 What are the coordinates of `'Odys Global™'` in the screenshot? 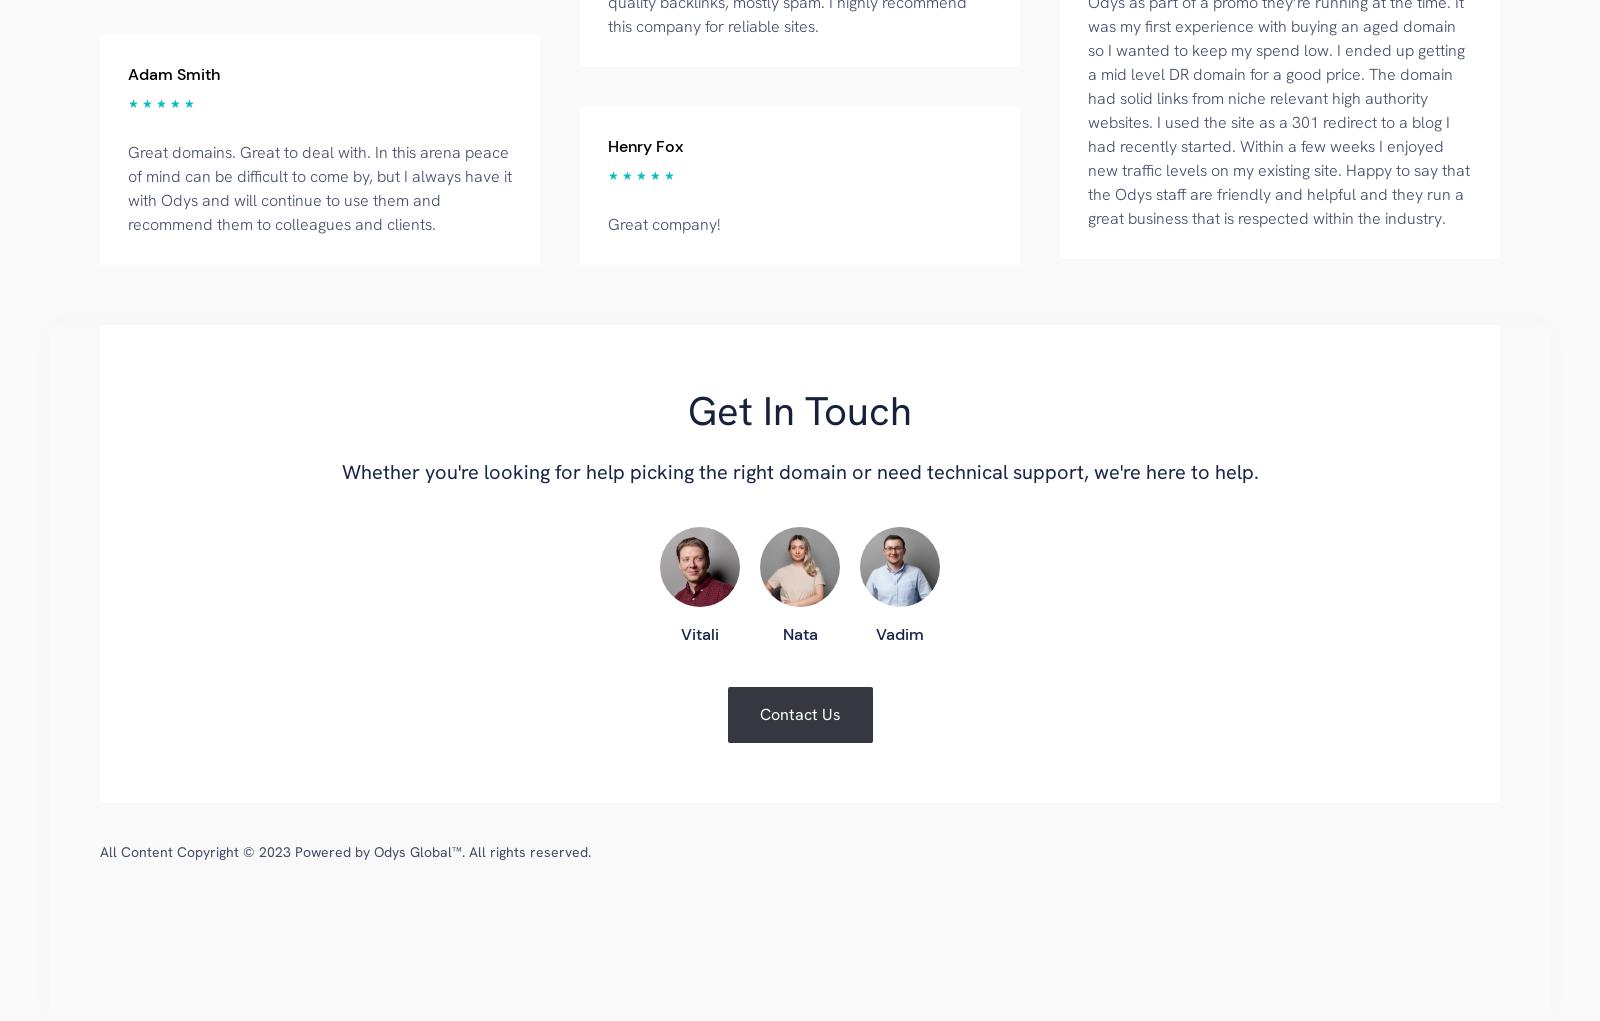 It's located at (374, 851).